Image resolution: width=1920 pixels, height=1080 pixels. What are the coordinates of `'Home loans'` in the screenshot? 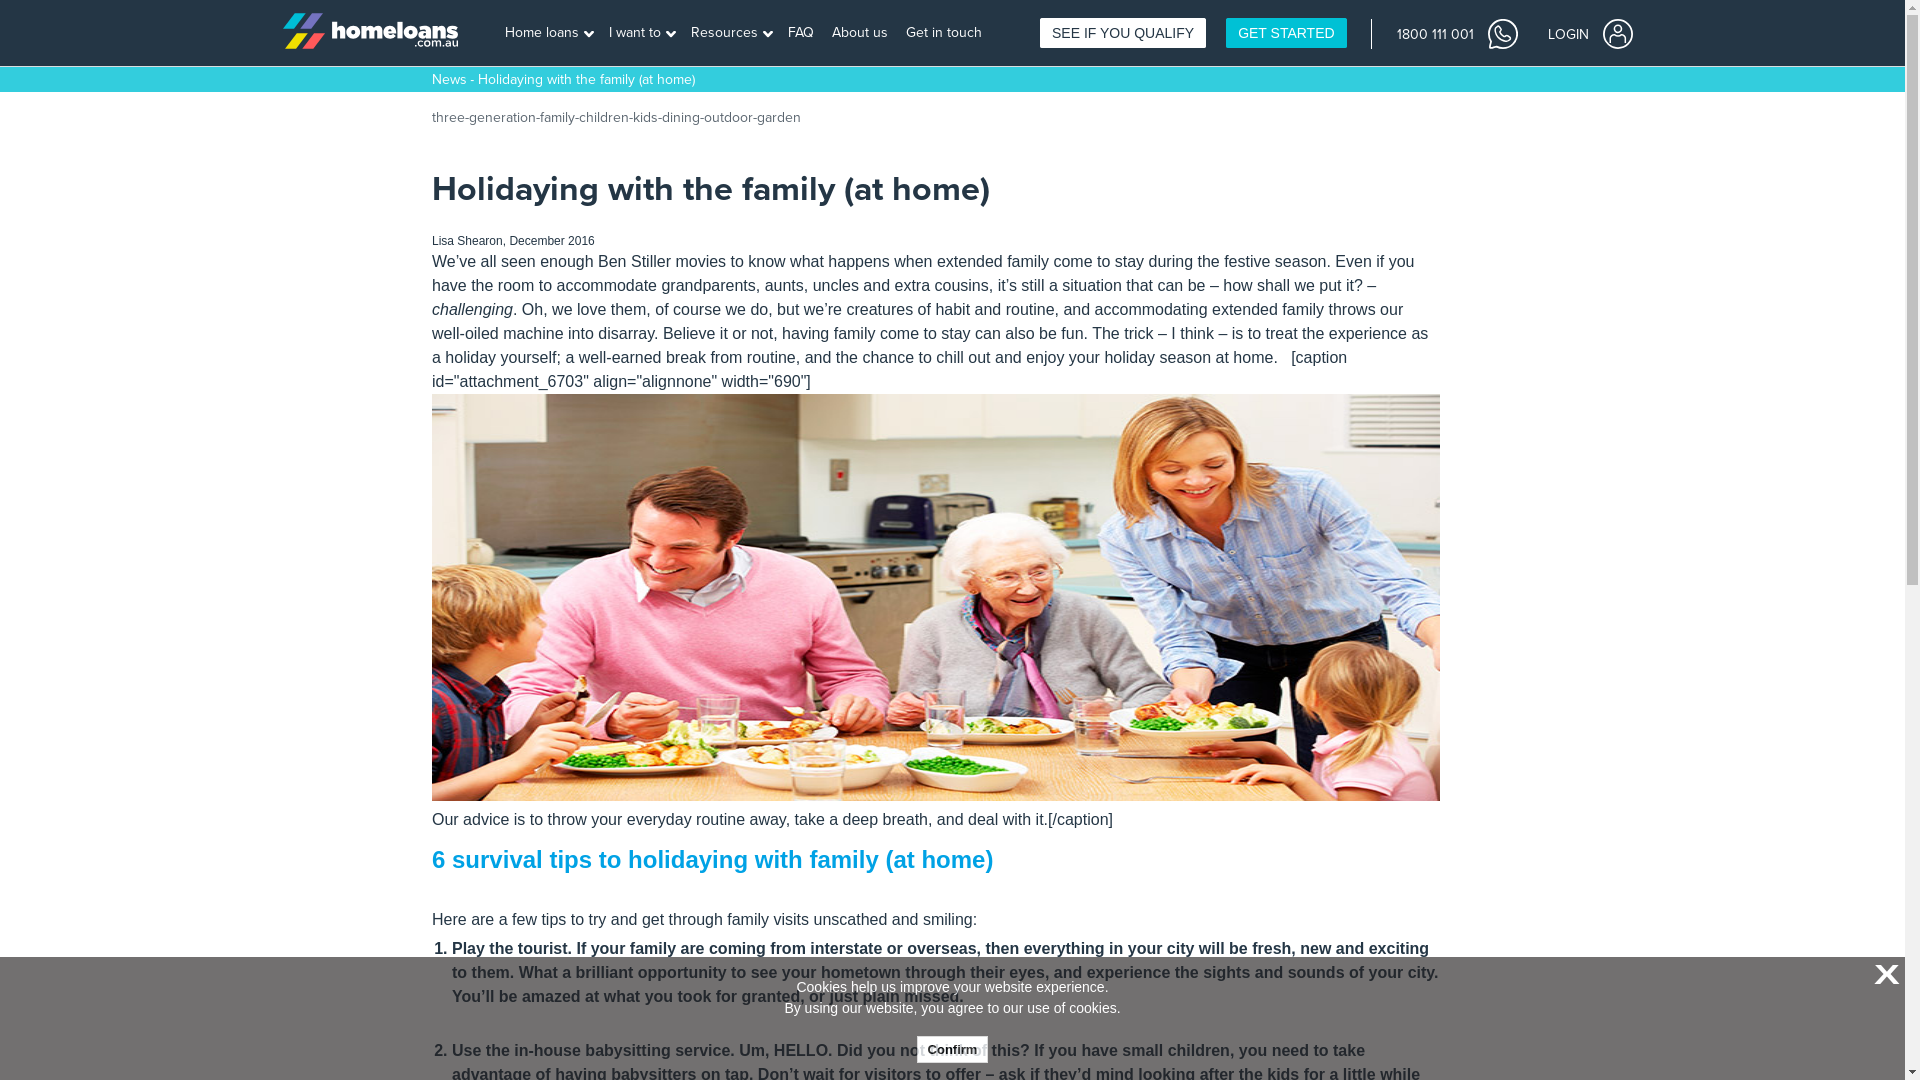 It's located at (549, 33).